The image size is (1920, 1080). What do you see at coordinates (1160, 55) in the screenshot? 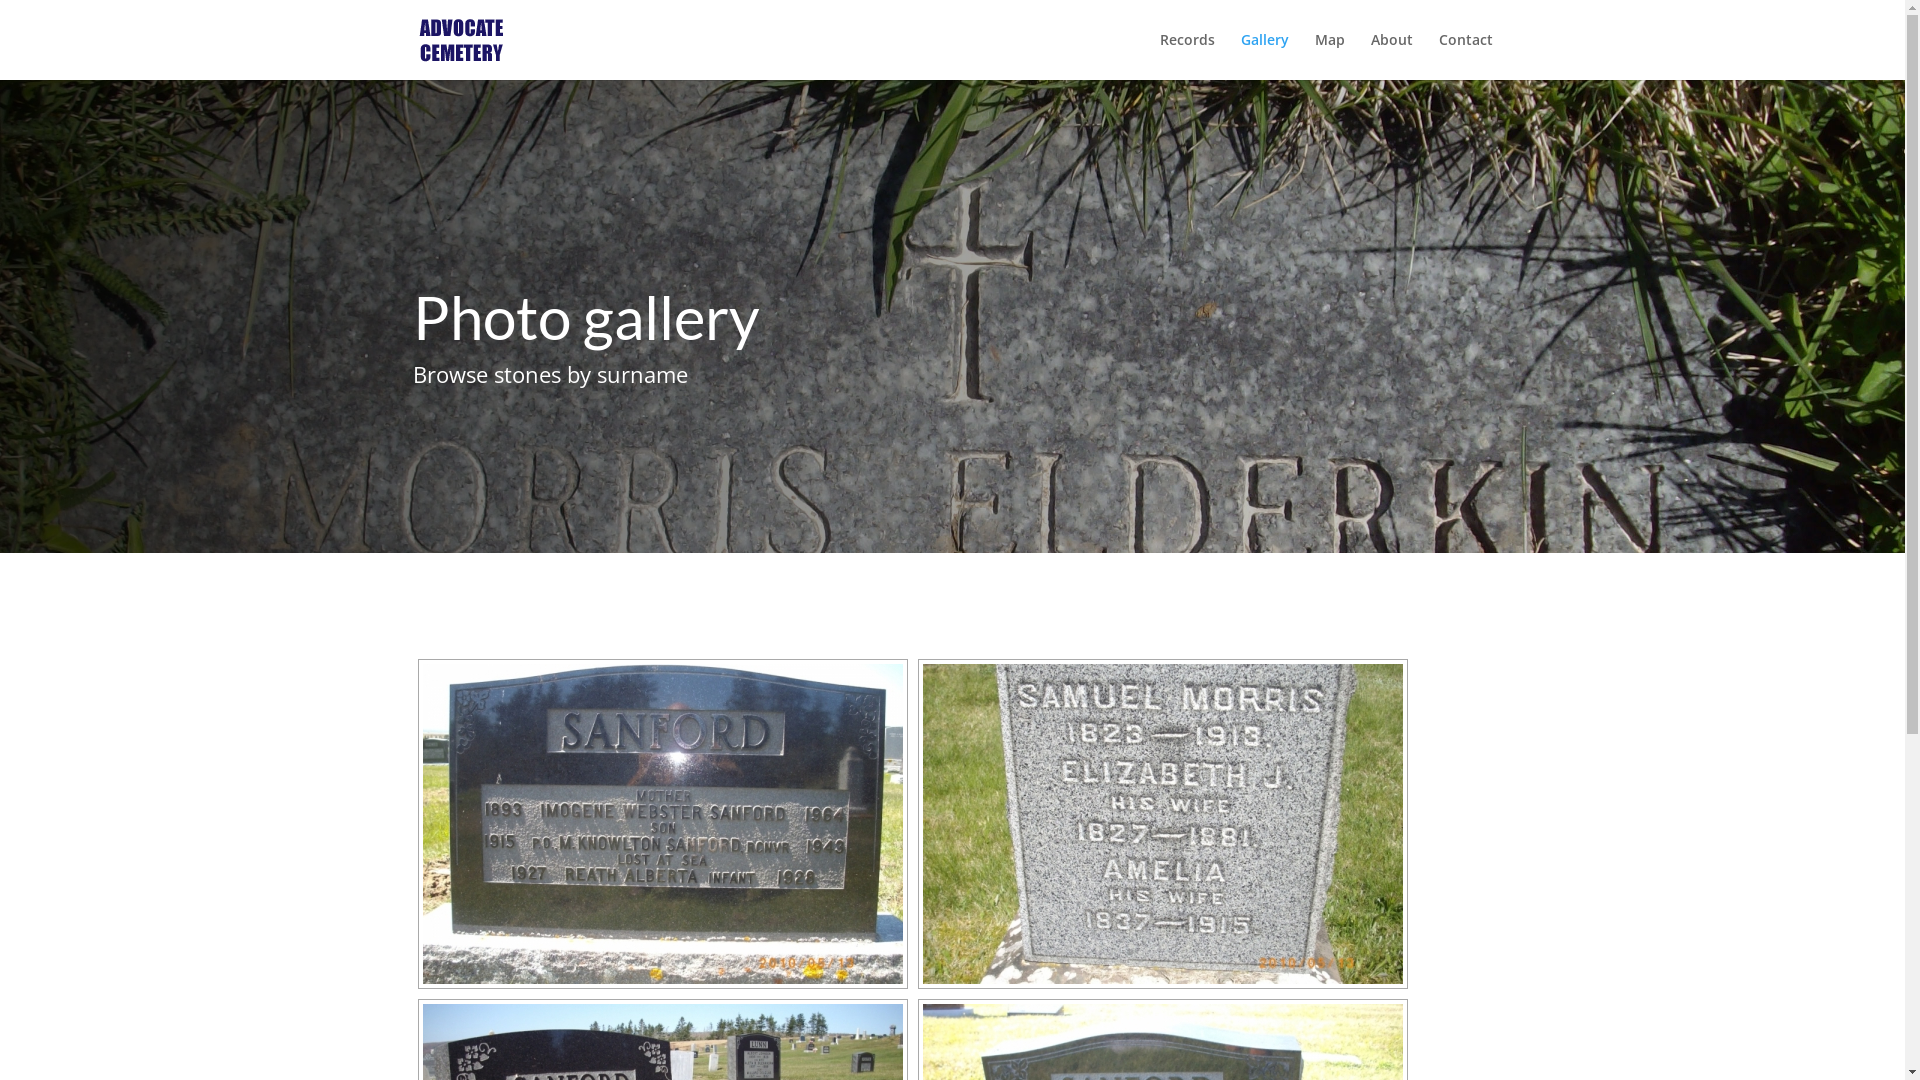
I see `'Records'` at bounding box center [1160, 55].